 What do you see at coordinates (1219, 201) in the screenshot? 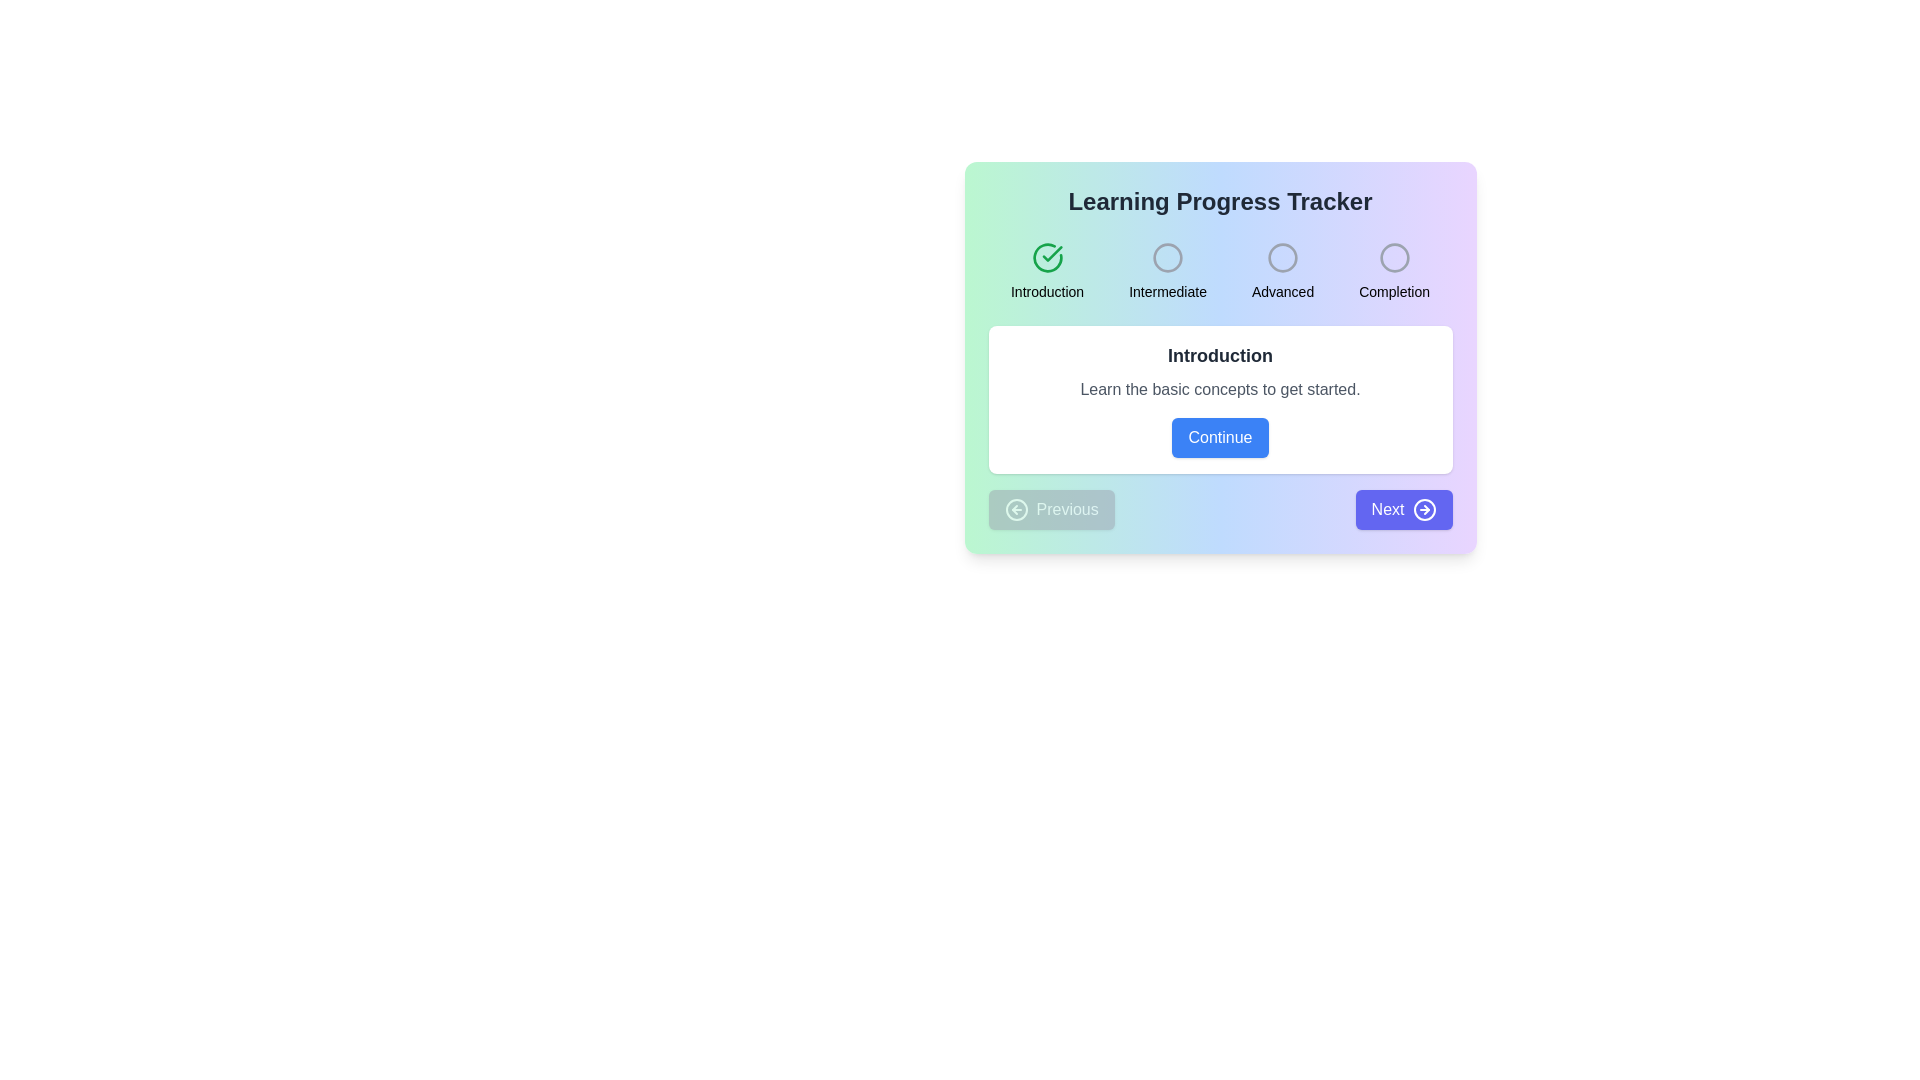
I see `text of the header that displays 'Learning Progress Tracker', which is styled with bold, large-sized text and centered alignment in dark gray against a gradient background` at bounding box center [1219, 201].